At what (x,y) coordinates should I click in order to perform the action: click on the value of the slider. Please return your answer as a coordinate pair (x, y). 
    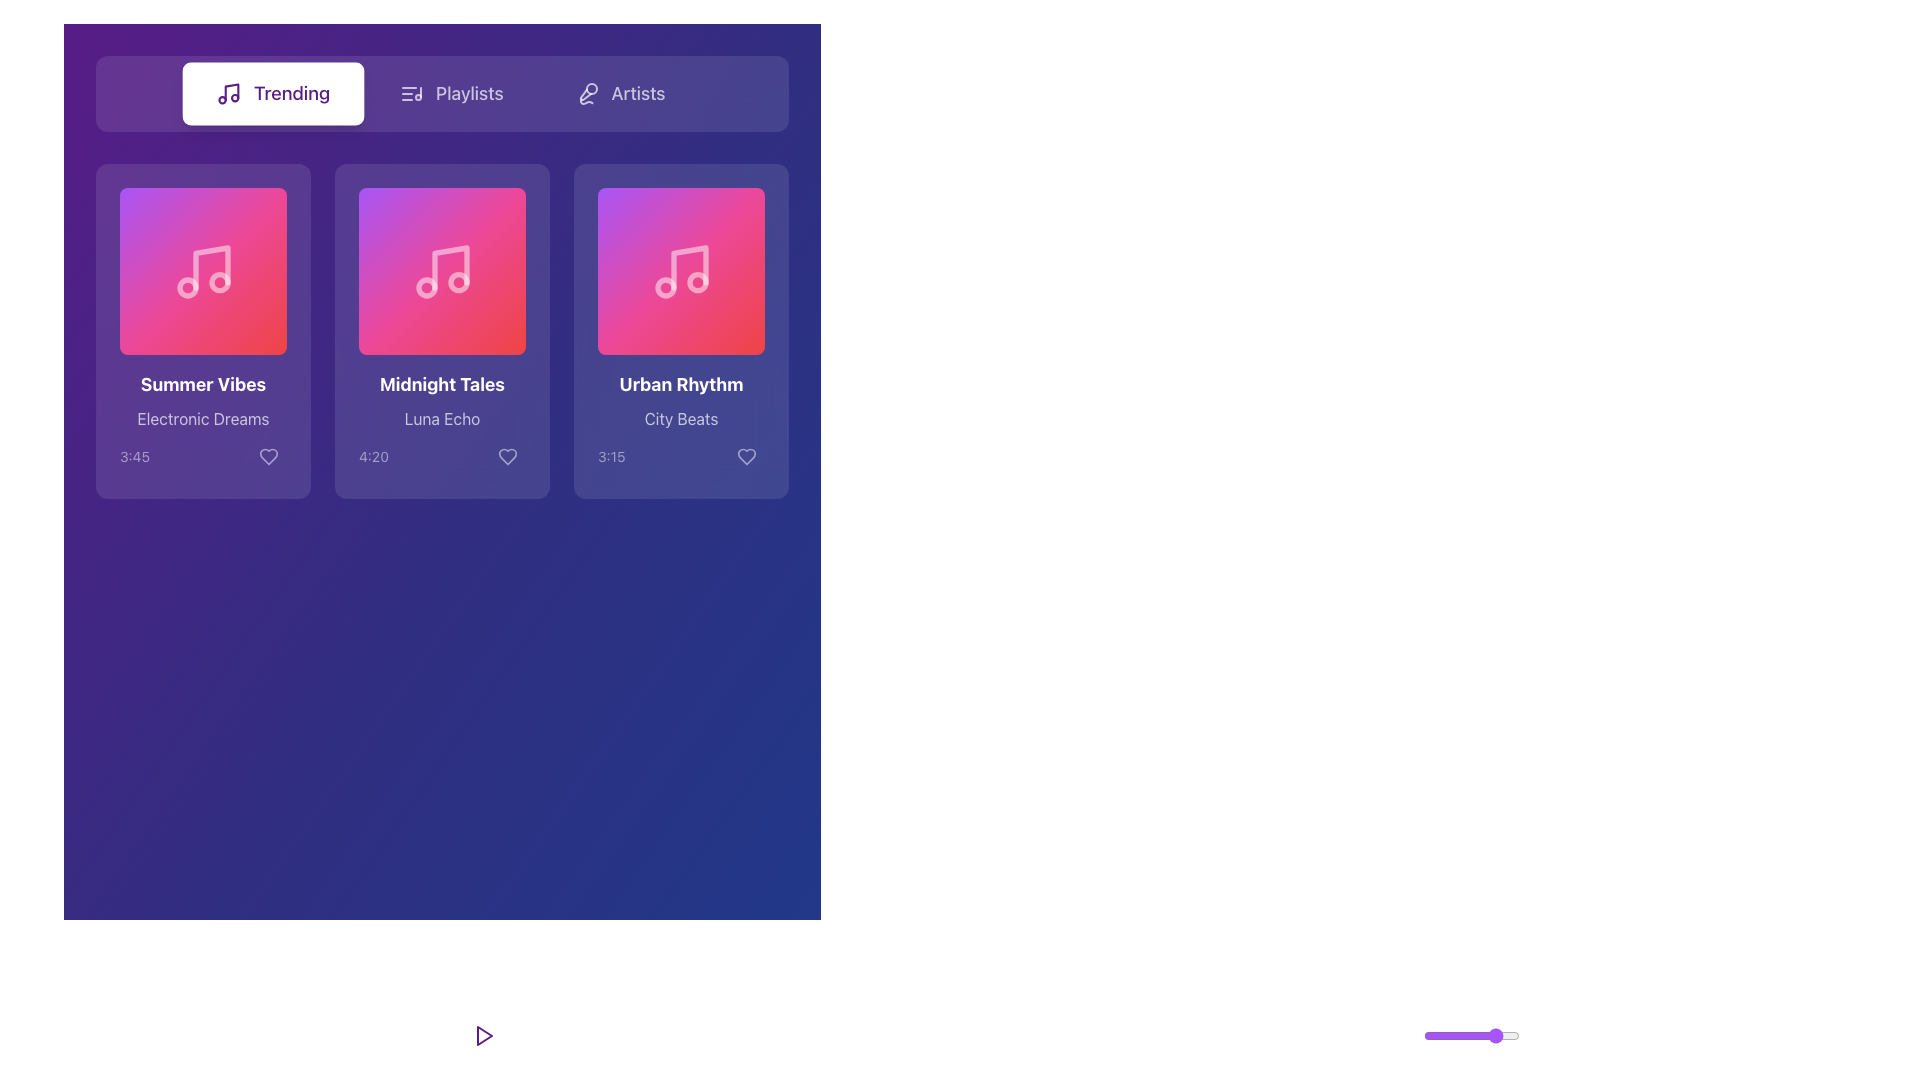
    Looking at the image, I should click on (1507, 1035).